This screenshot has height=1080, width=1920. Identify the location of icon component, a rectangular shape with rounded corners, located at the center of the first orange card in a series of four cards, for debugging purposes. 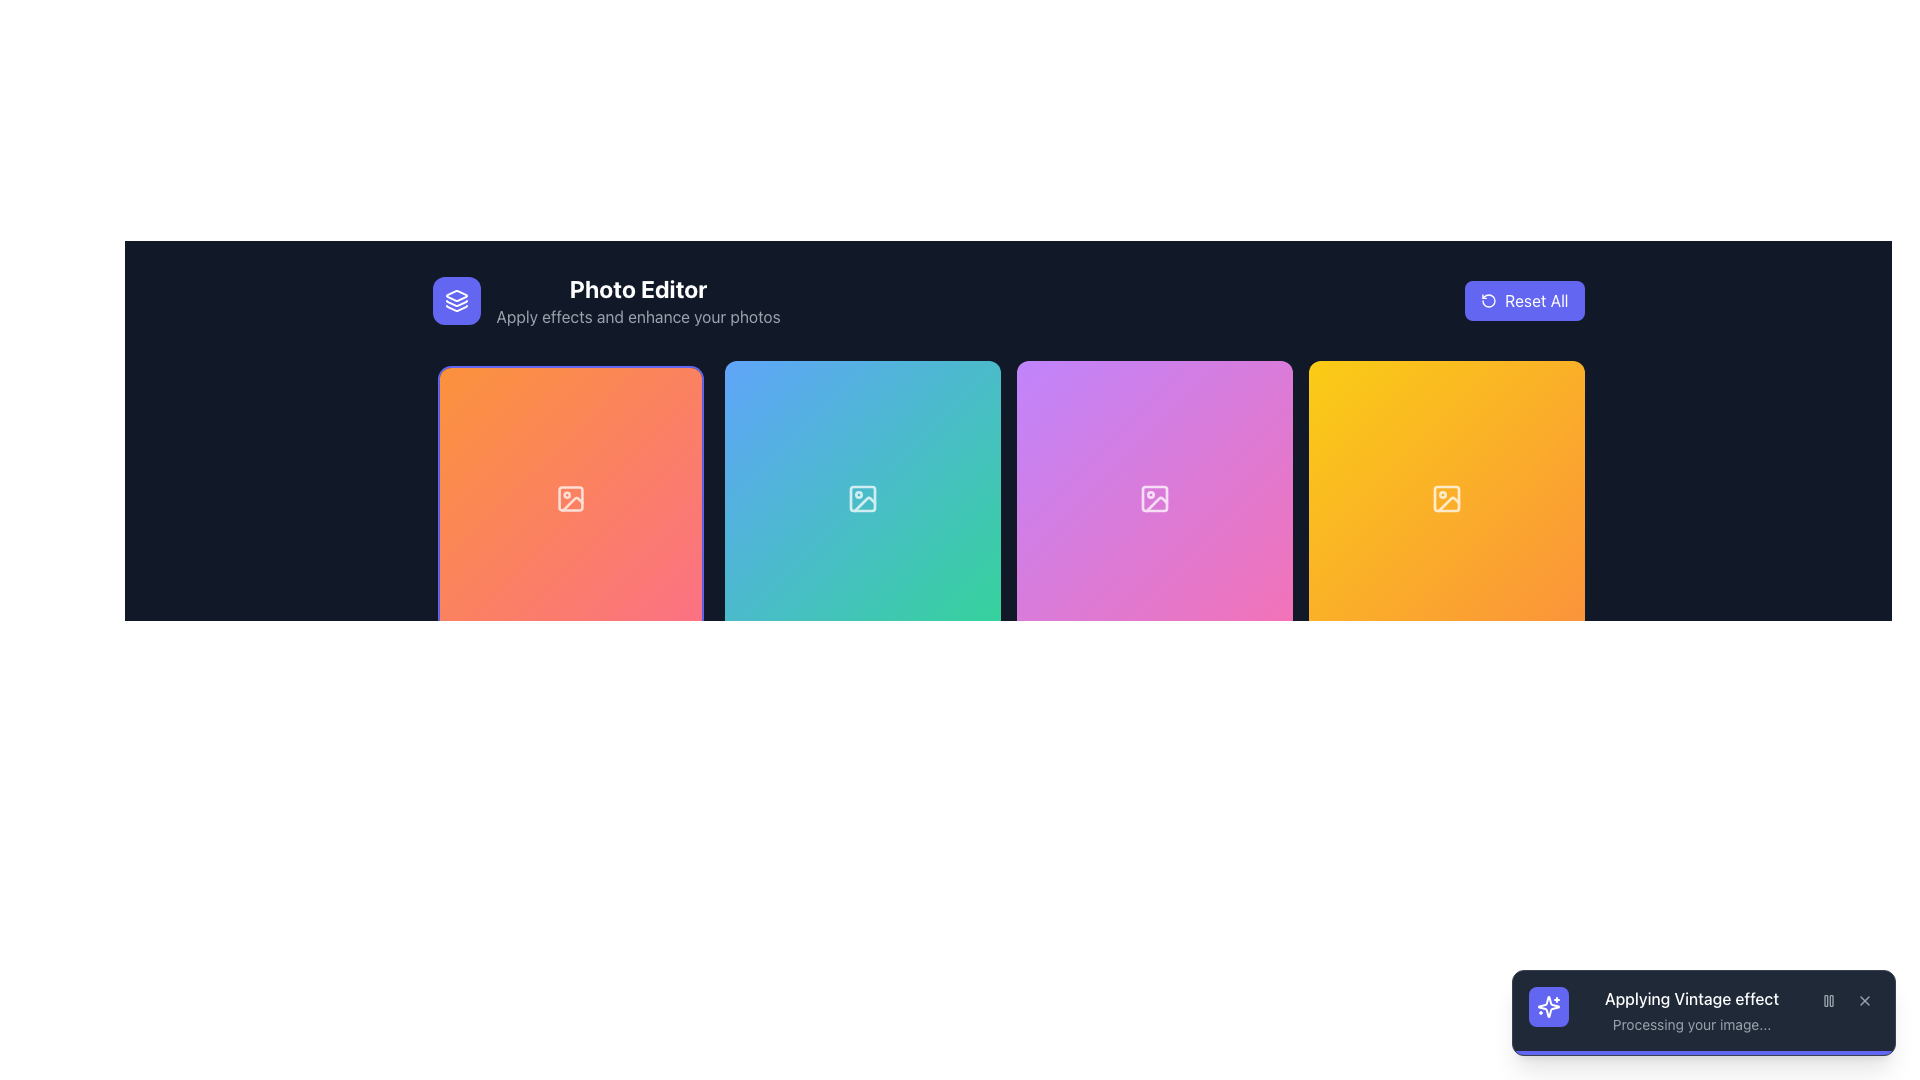
(569, 497).